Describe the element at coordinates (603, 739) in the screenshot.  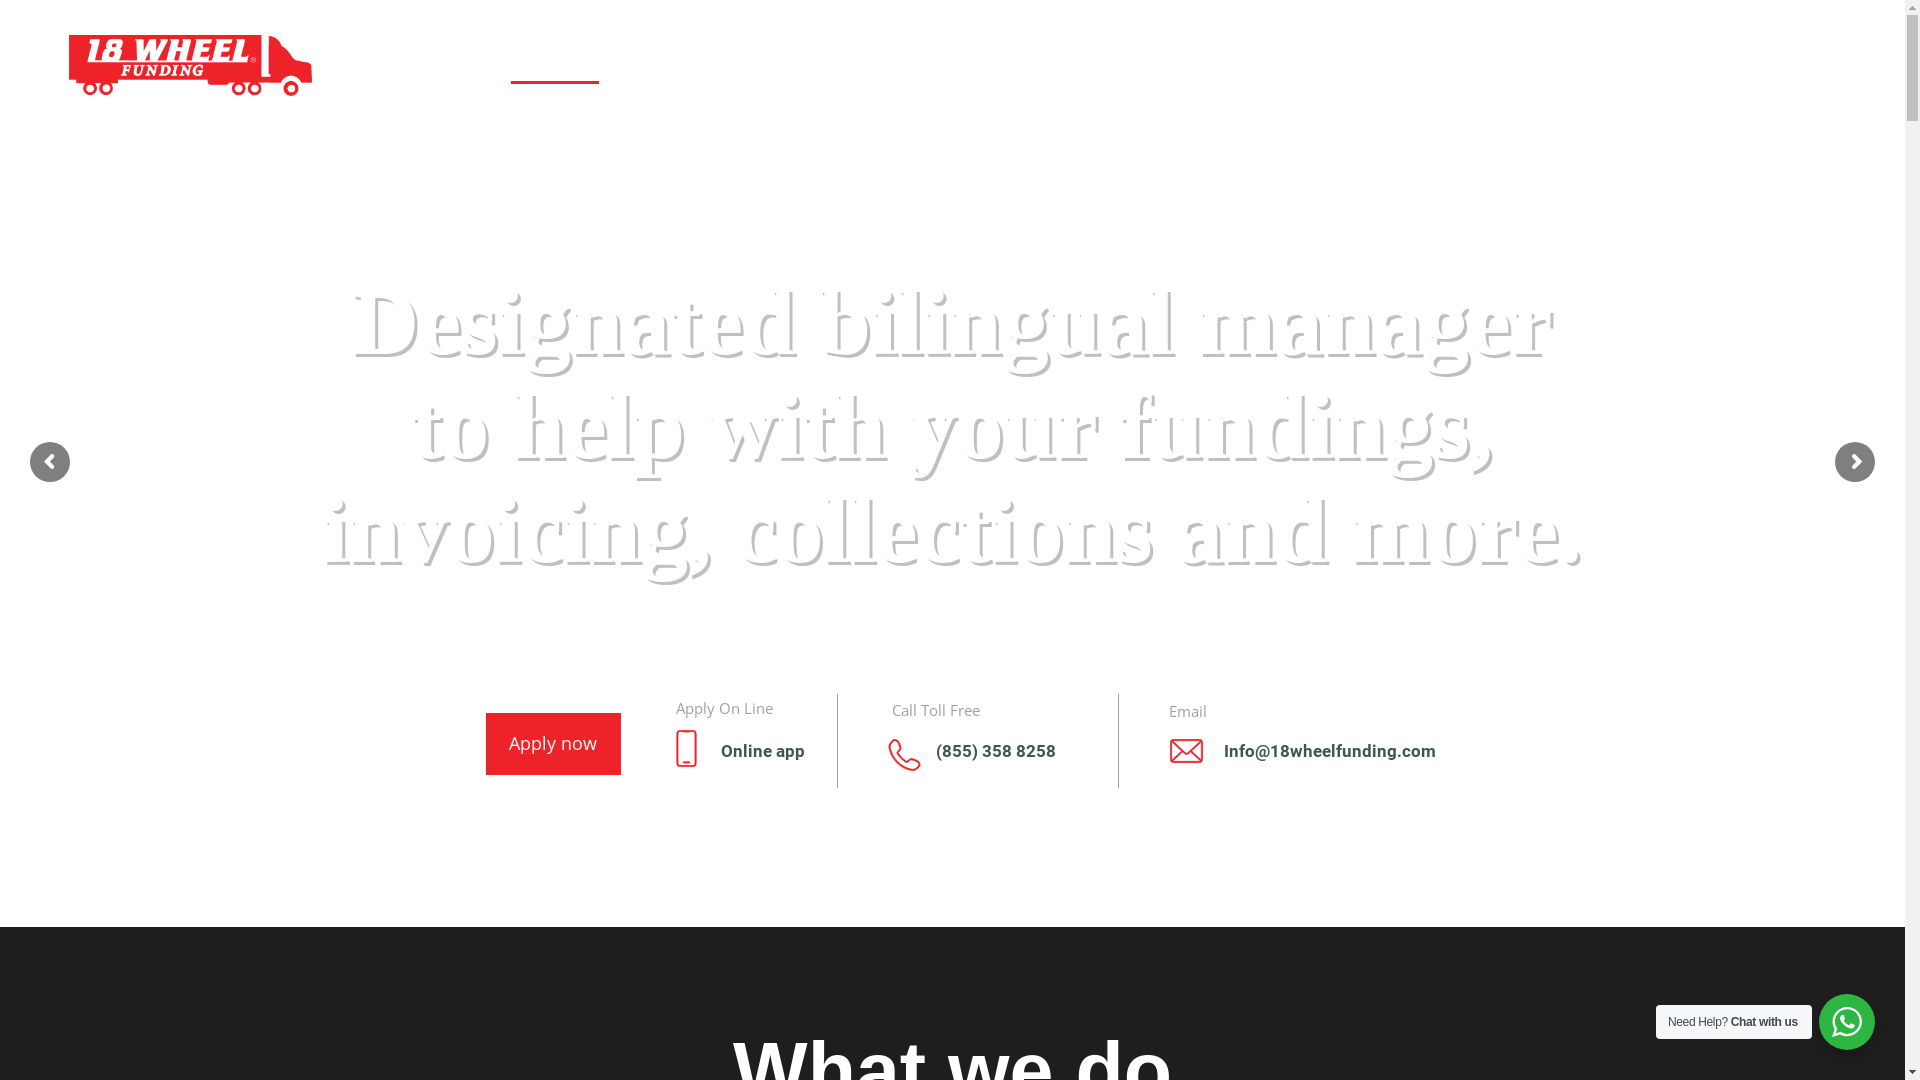
I see `'Apply now'` at that location.